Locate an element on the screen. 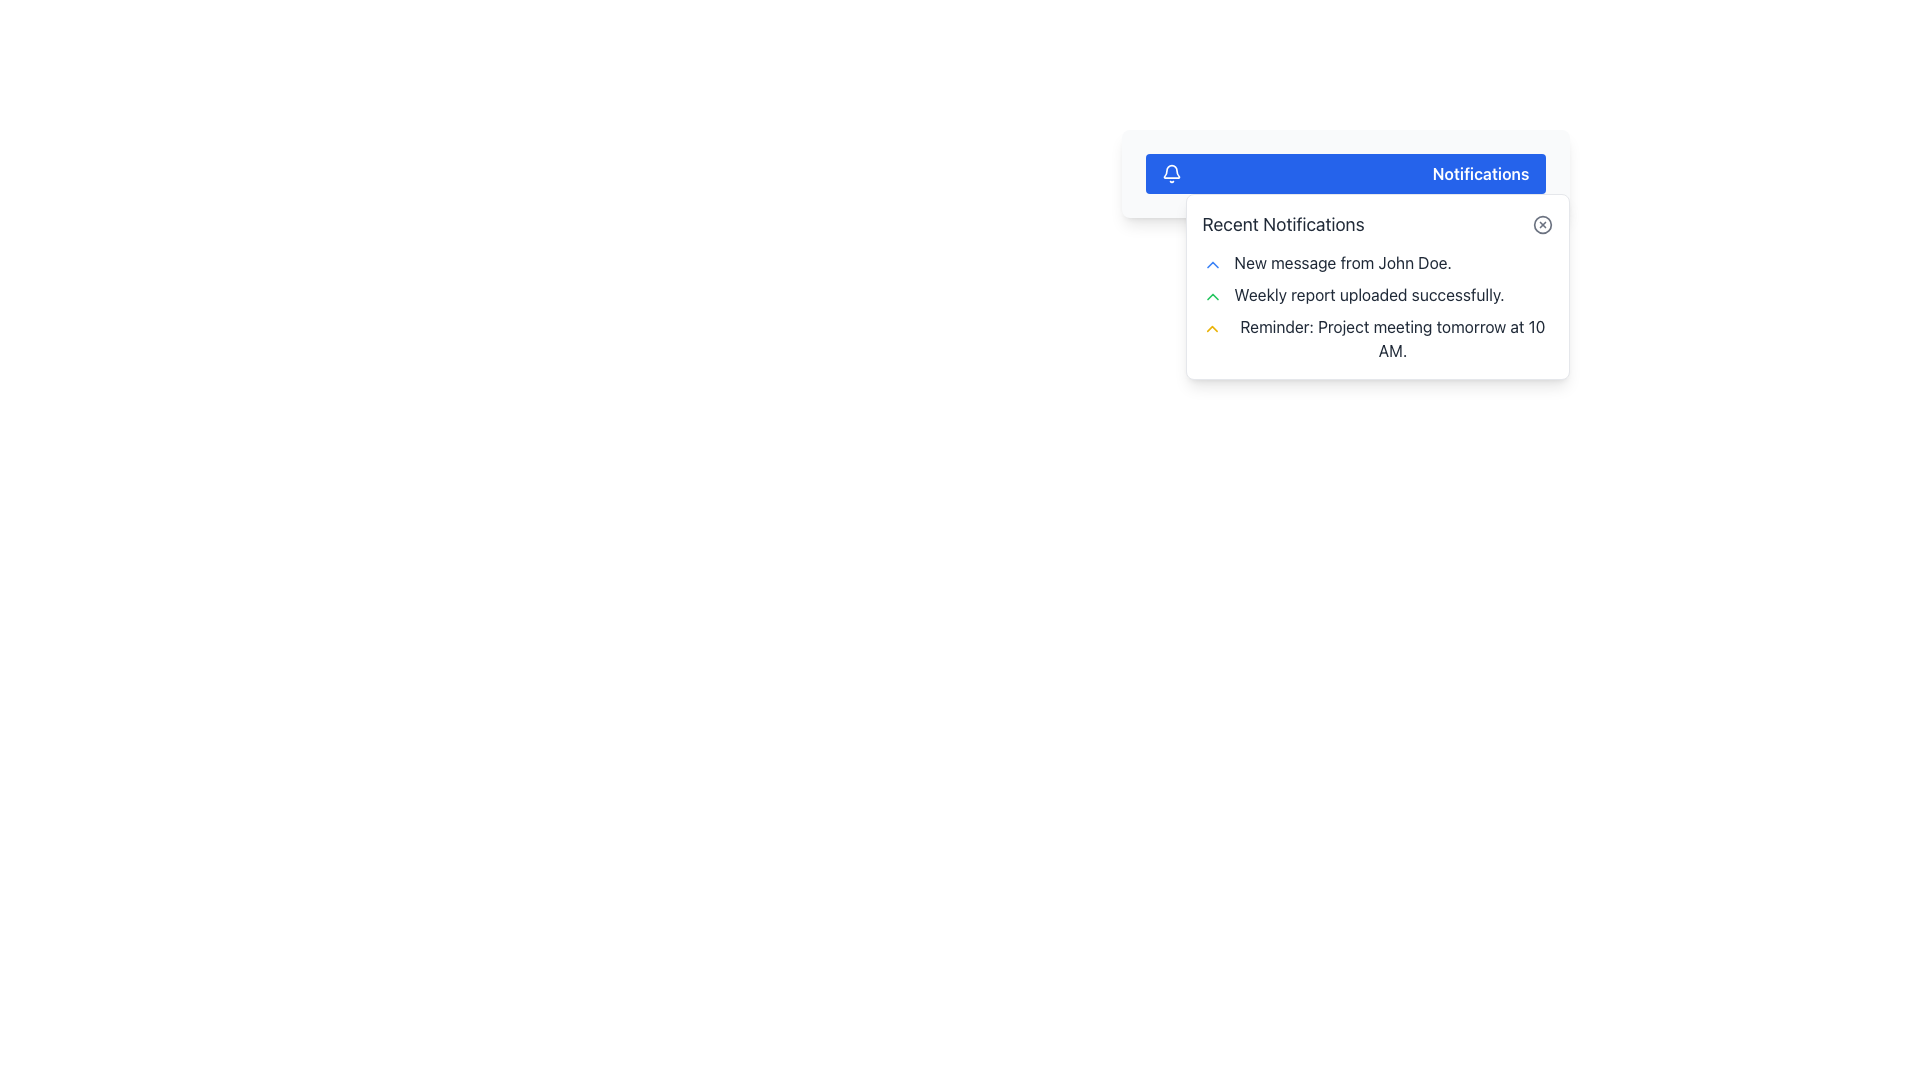 This screenshot has width=1920, height=1080. the icon located at the leftmost position of the alert bar for 'Reminder: Project meeting tomorrow at 10 AM' is located at coordinates (1210, 327).